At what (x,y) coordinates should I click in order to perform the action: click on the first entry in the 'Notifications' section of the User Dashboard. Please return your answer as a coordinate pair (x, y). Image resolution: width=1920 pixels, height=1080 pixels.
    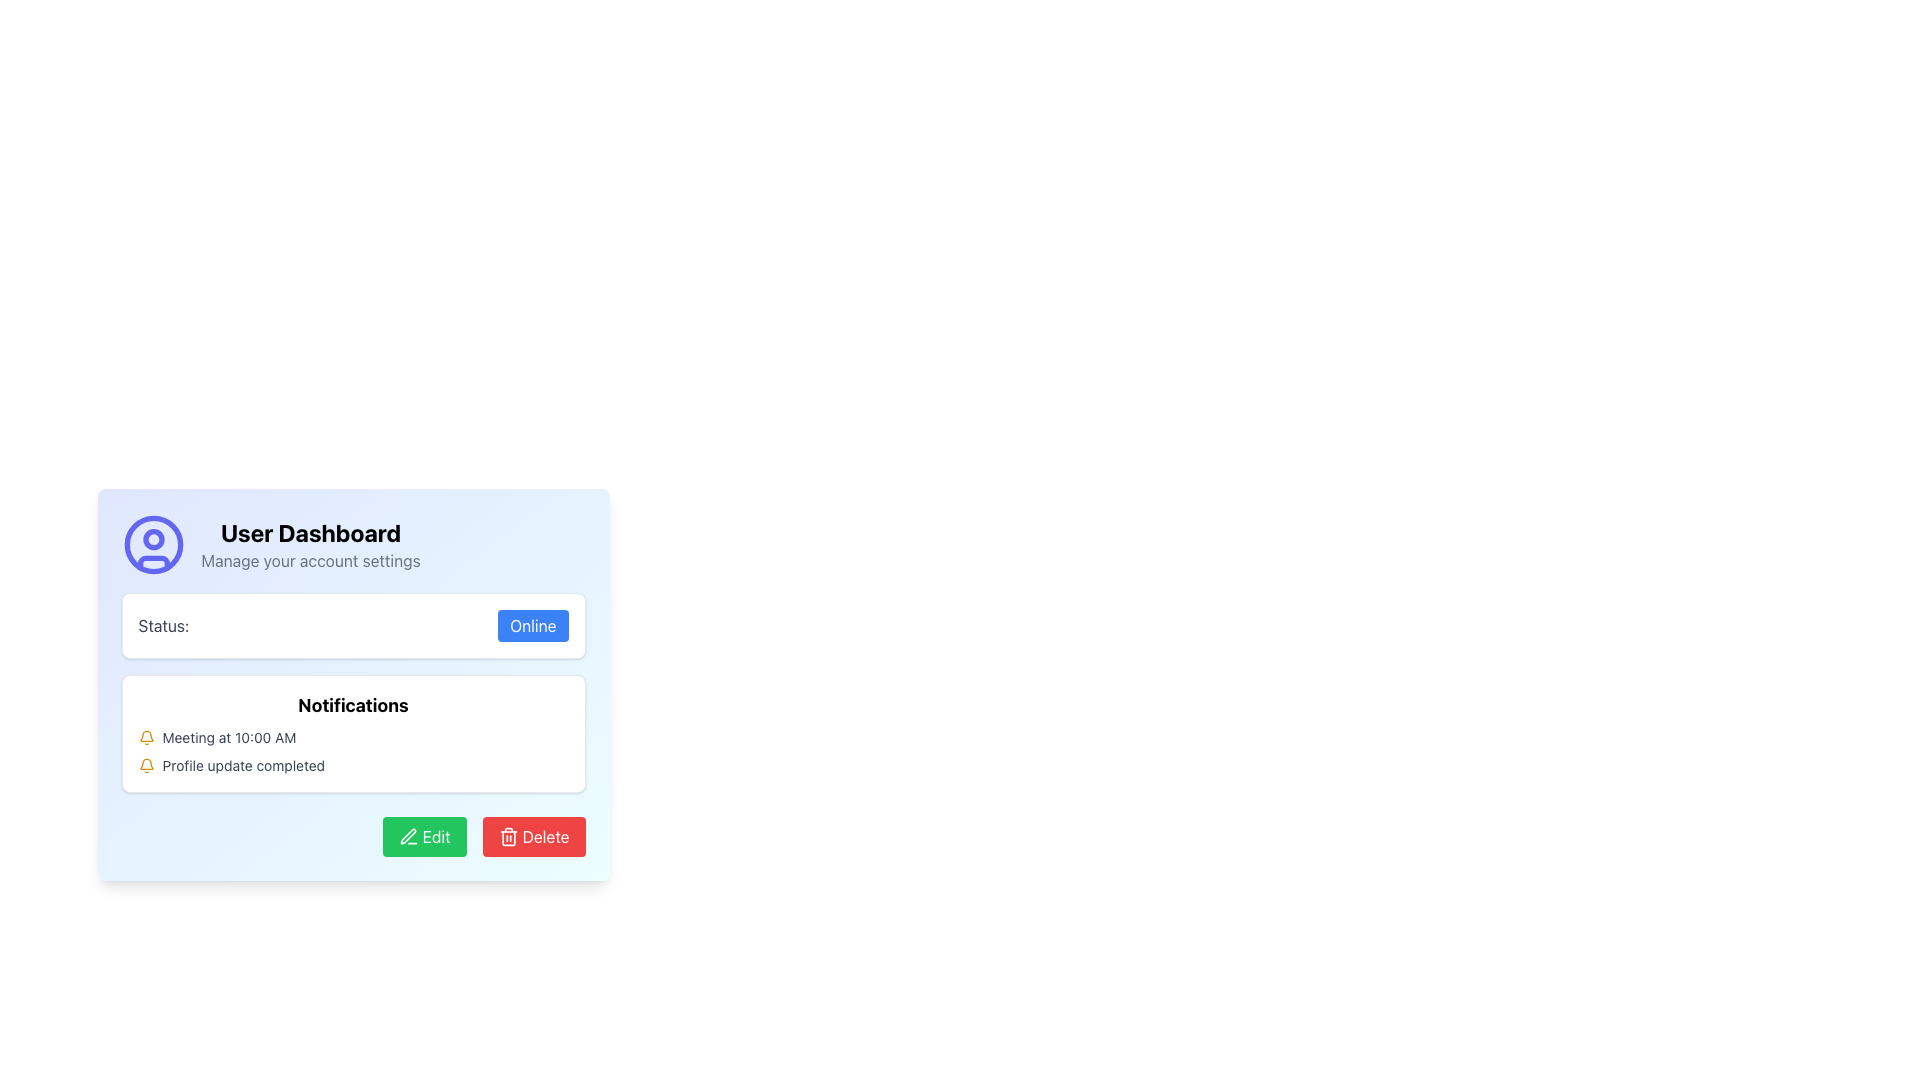
    Looking at the image, I should click on (229, 737).